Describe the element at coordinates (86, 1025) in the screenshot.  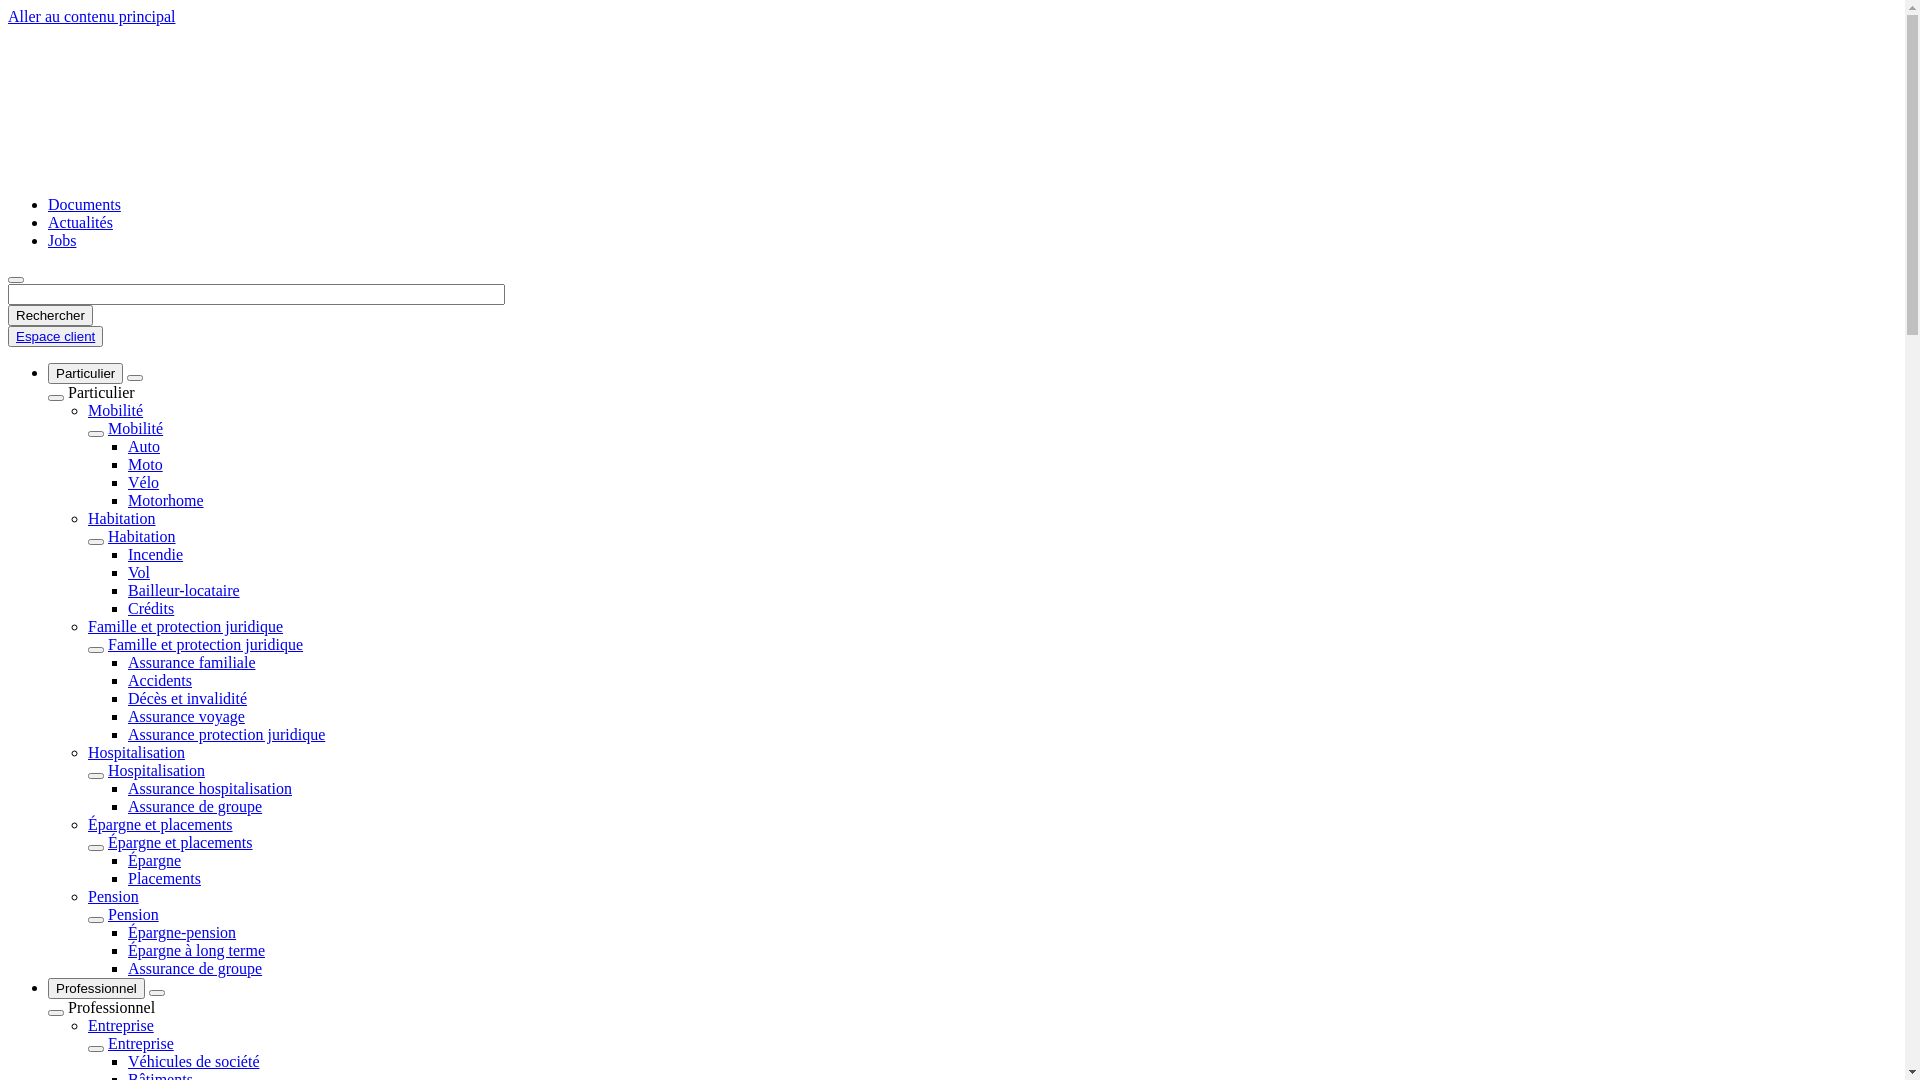
I see `'Entreprise'` at that location.